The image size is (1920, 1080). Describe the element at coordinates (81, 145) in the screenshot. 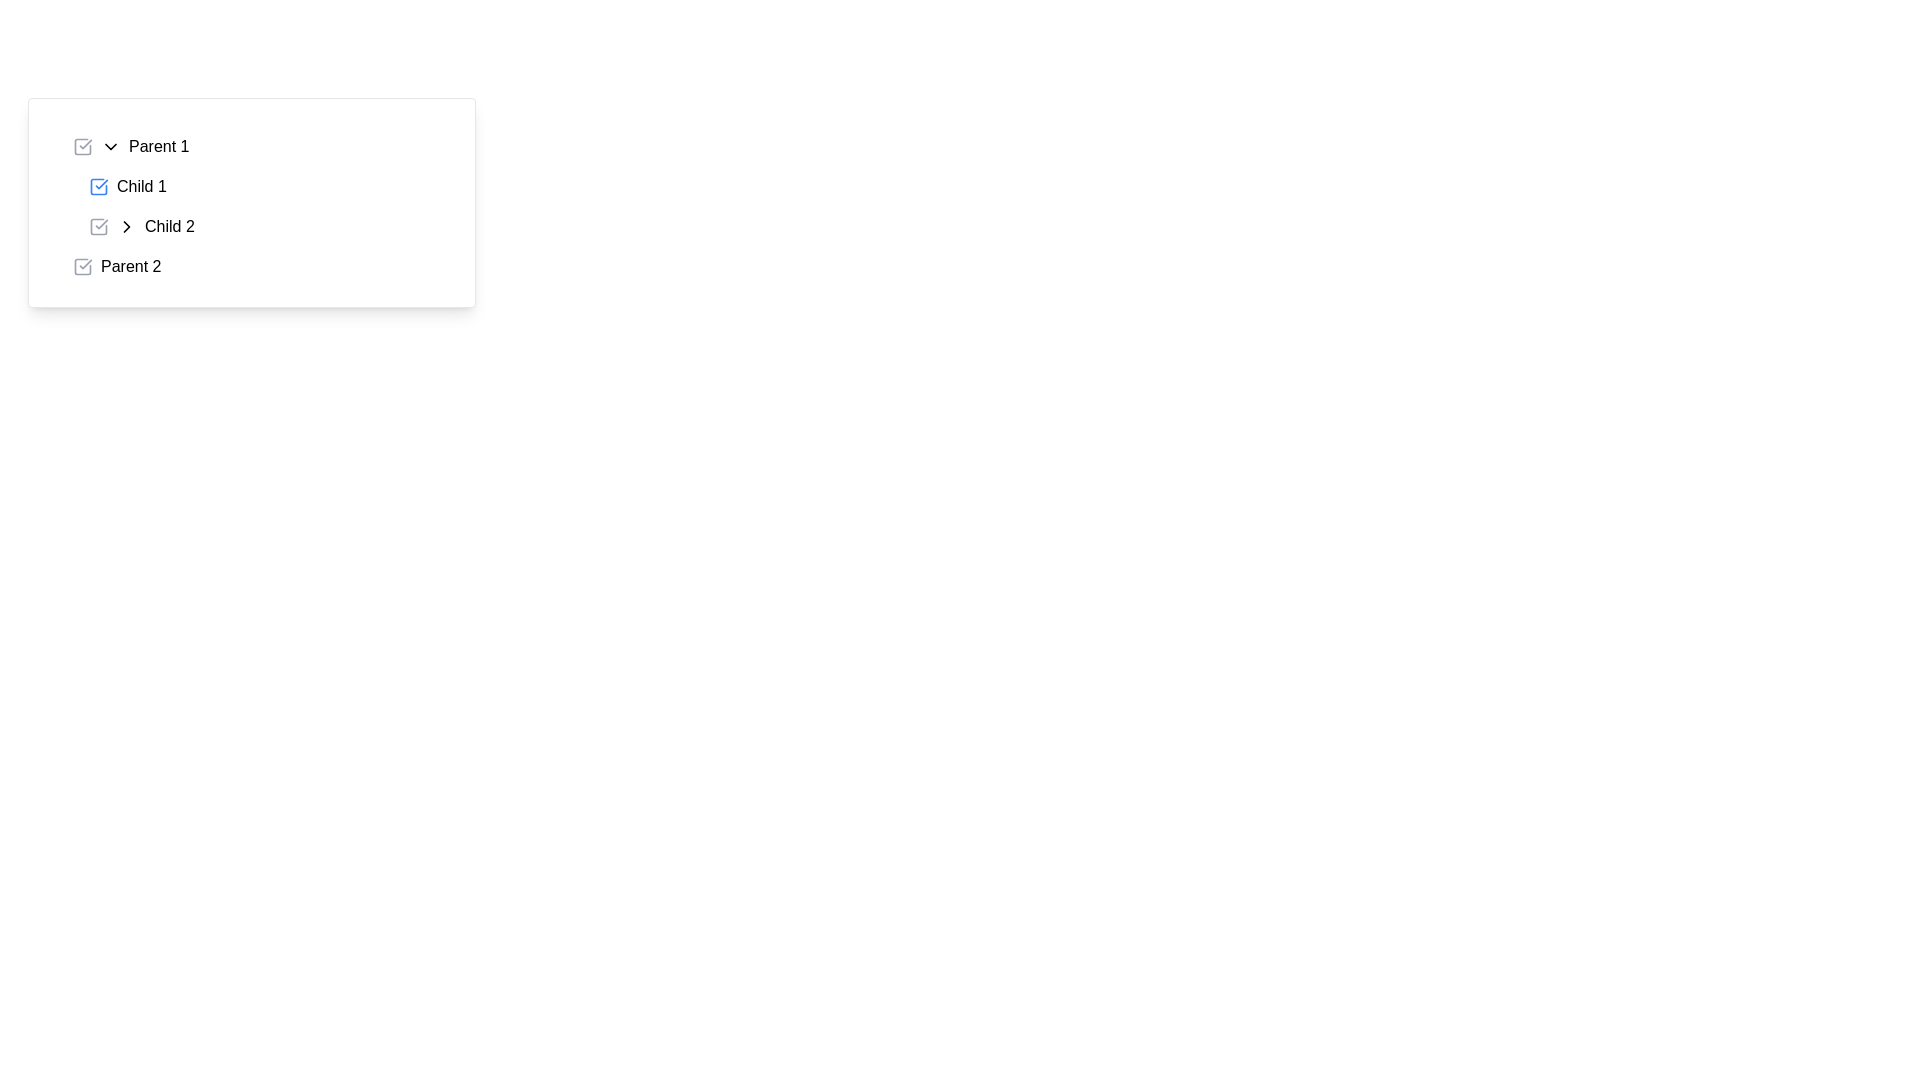

I see `the checkbox icon with a checkmark inside, styled with a gray outline` at that location.